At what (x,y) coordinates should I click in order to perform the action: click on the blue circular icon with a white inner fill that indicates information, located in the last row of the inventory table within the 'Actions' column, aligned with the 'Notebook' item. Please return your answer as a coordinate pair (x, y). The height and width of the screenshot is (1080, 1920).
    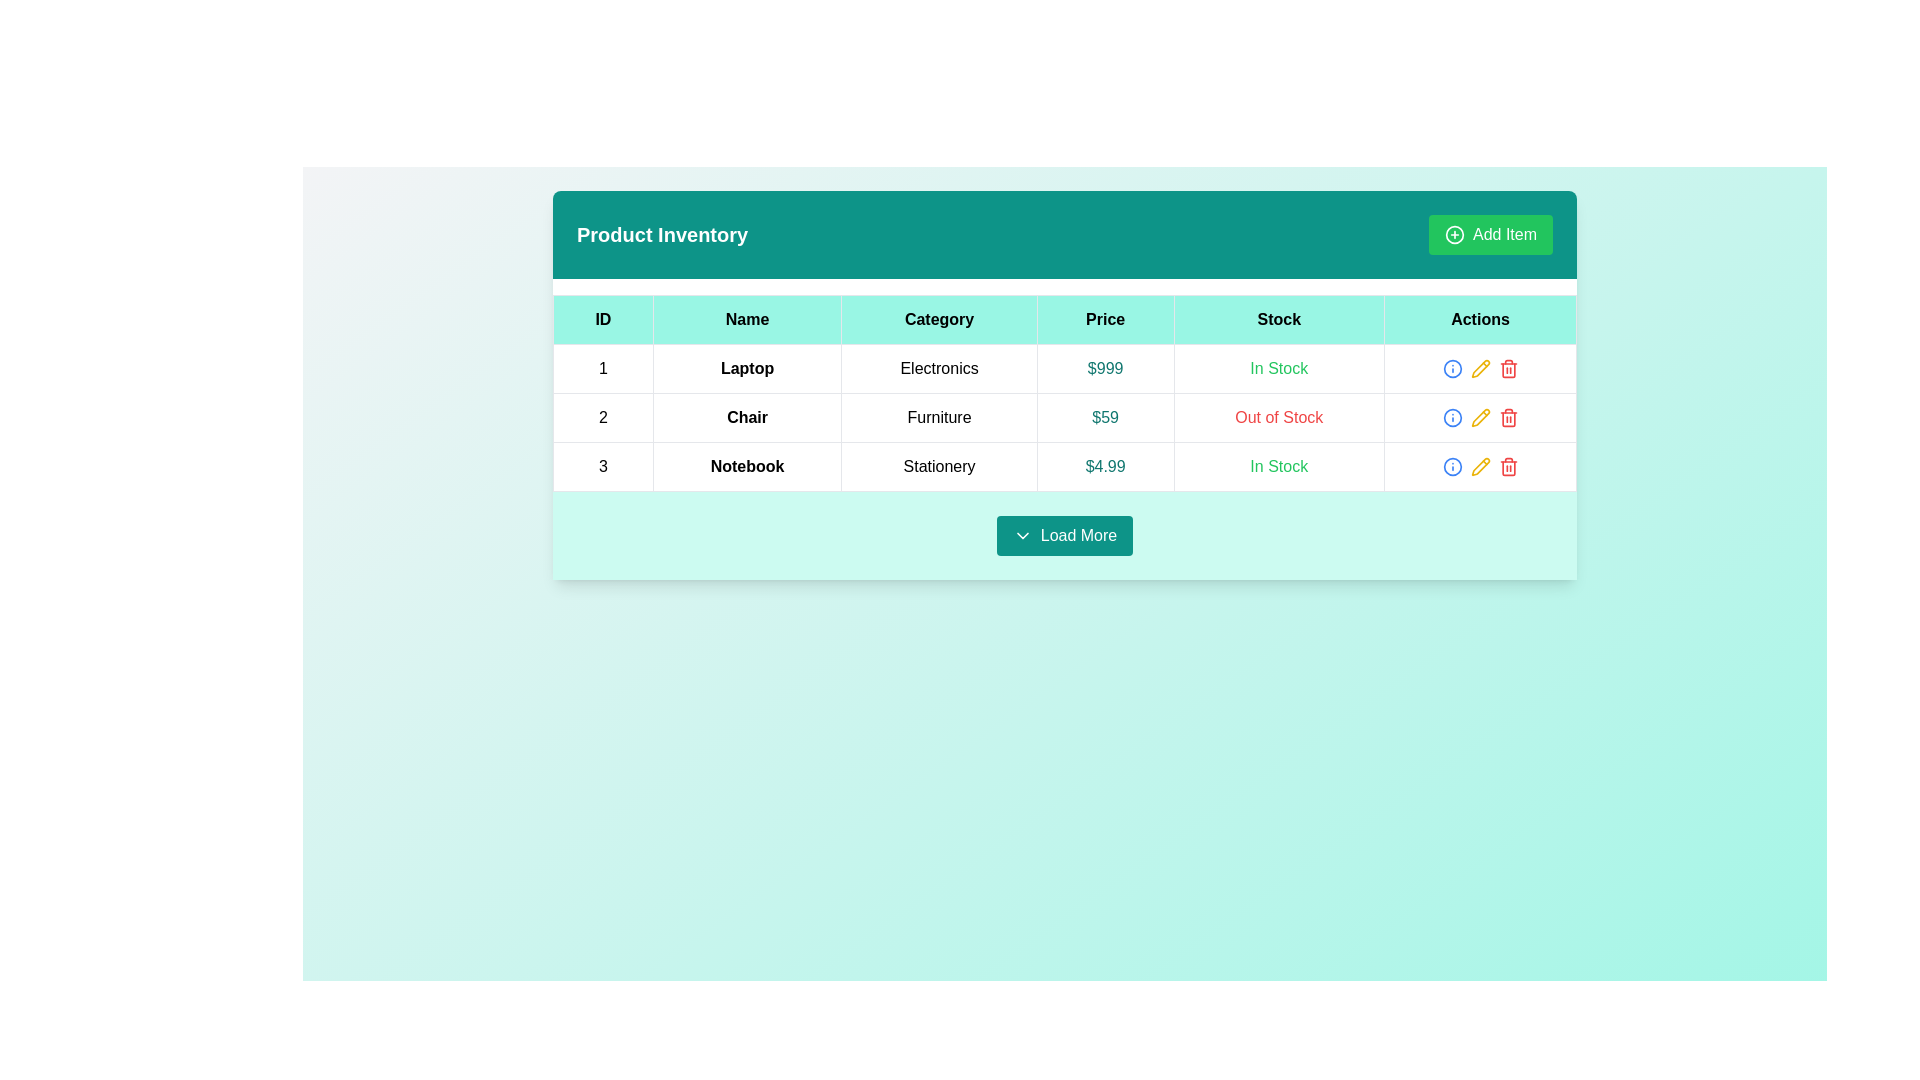
    Looking at the image, I should click on (1452, 416).